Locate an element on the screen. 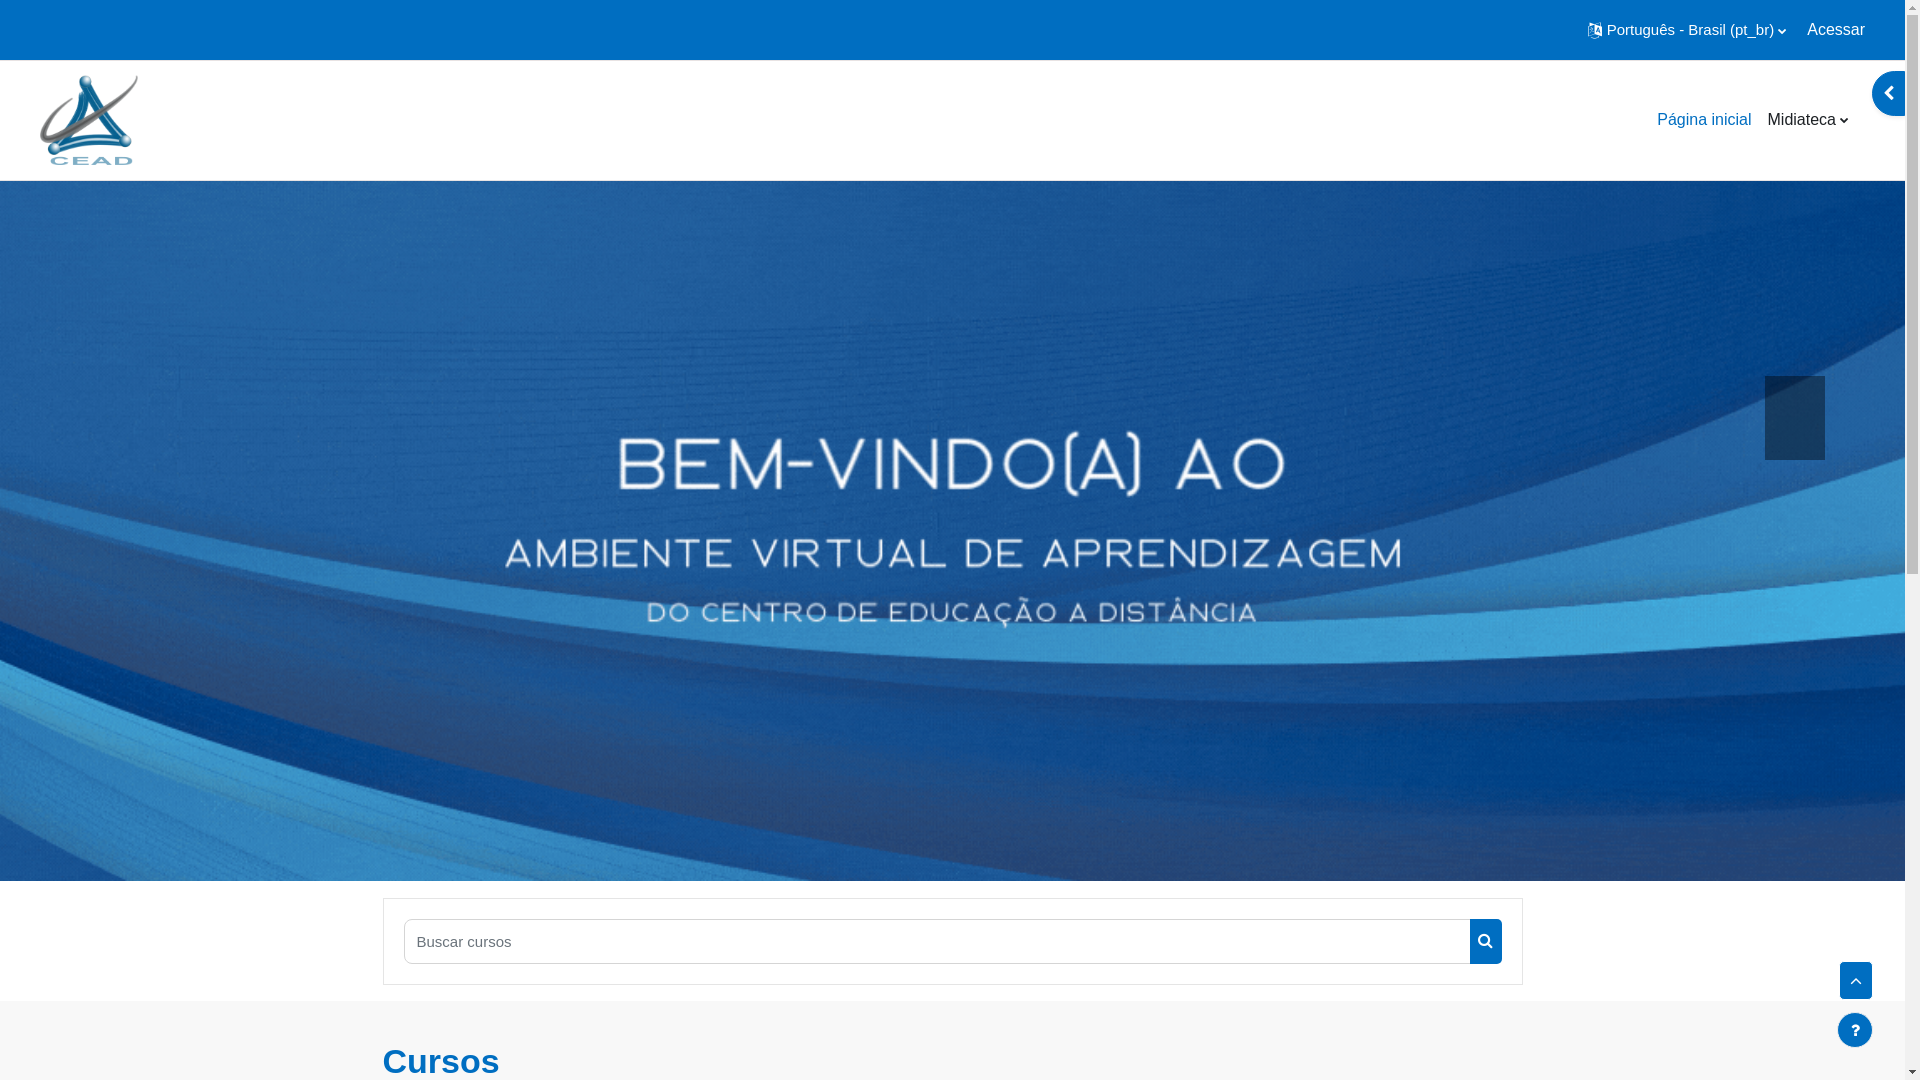 The height and width of the screenshot is (1080, 1920). 'Abrir gaveta de blocos' is located at coordinates (1871, 93).